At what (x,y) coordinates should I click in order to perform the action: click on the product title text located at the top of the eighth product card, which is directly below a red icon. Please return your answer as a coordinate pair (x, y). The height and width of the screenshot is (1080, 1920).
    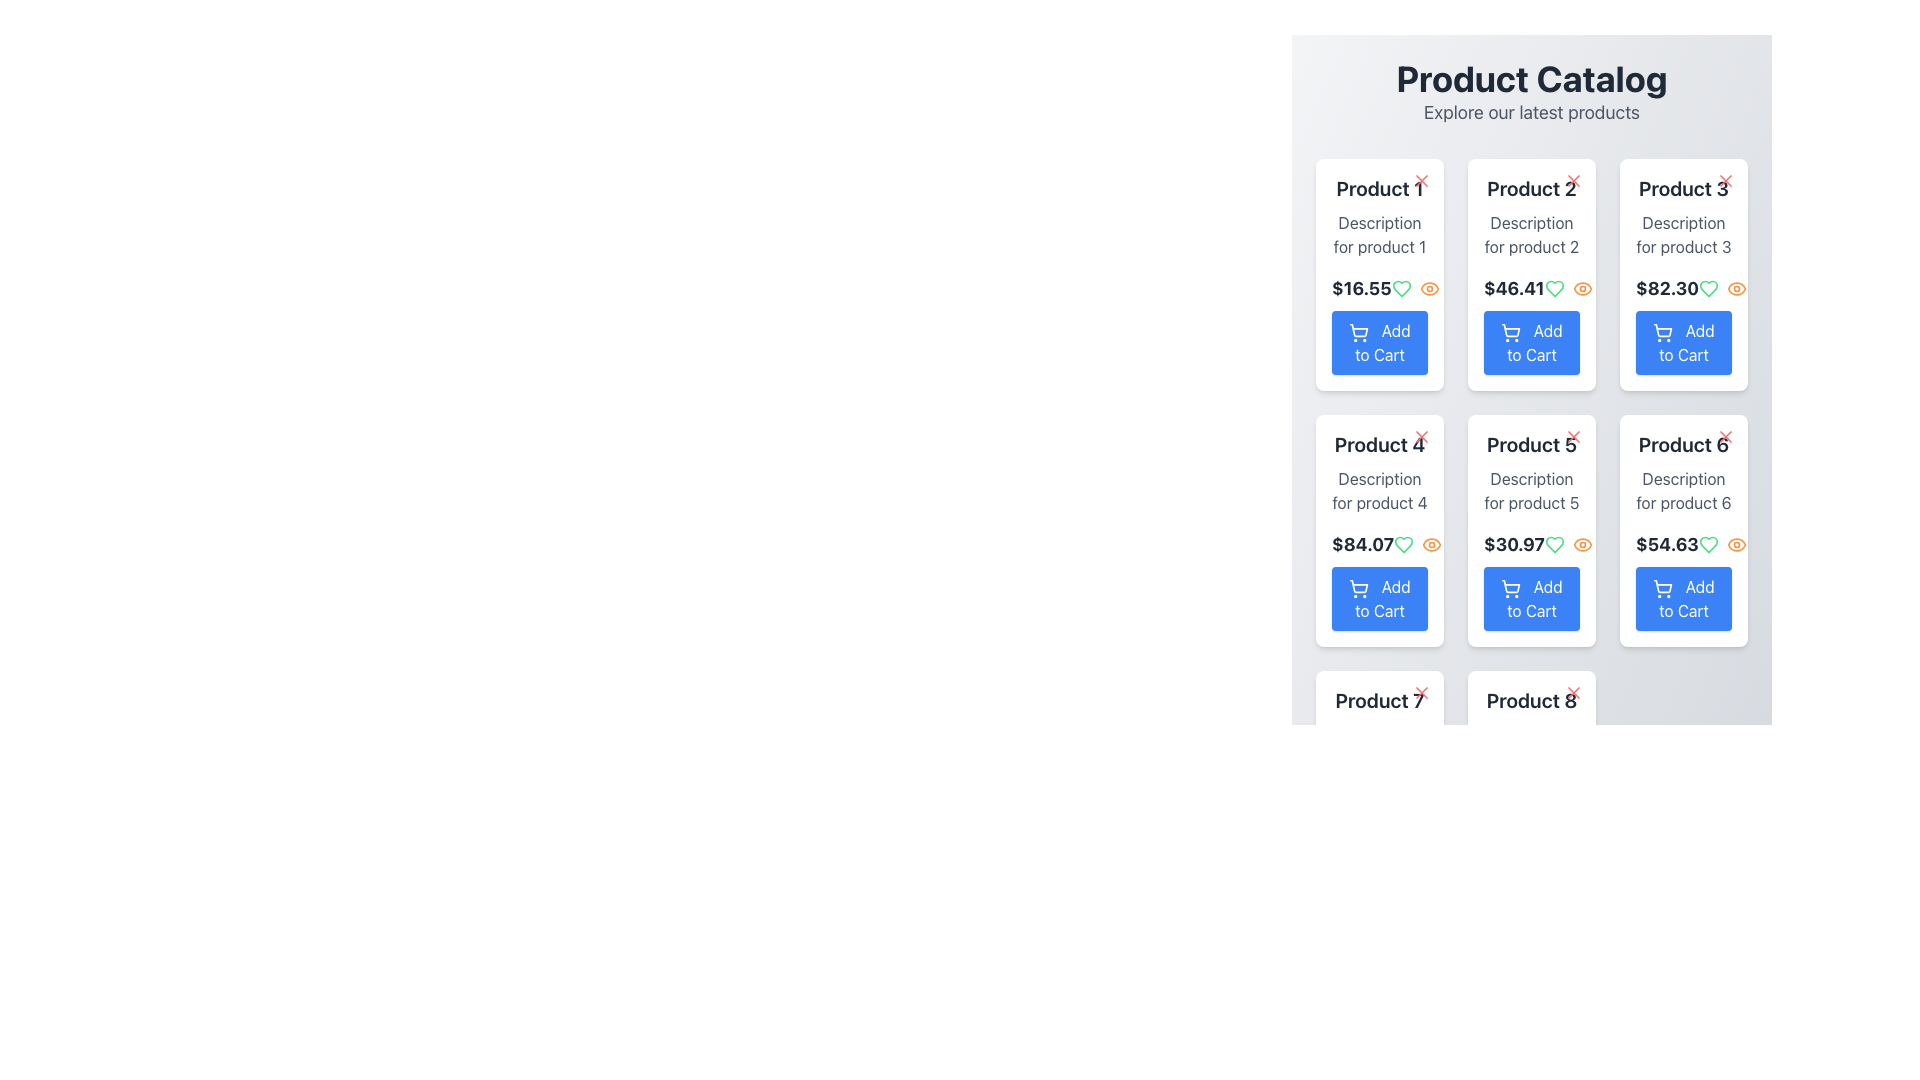
    Looking at the image, I should click on (1530, 700).